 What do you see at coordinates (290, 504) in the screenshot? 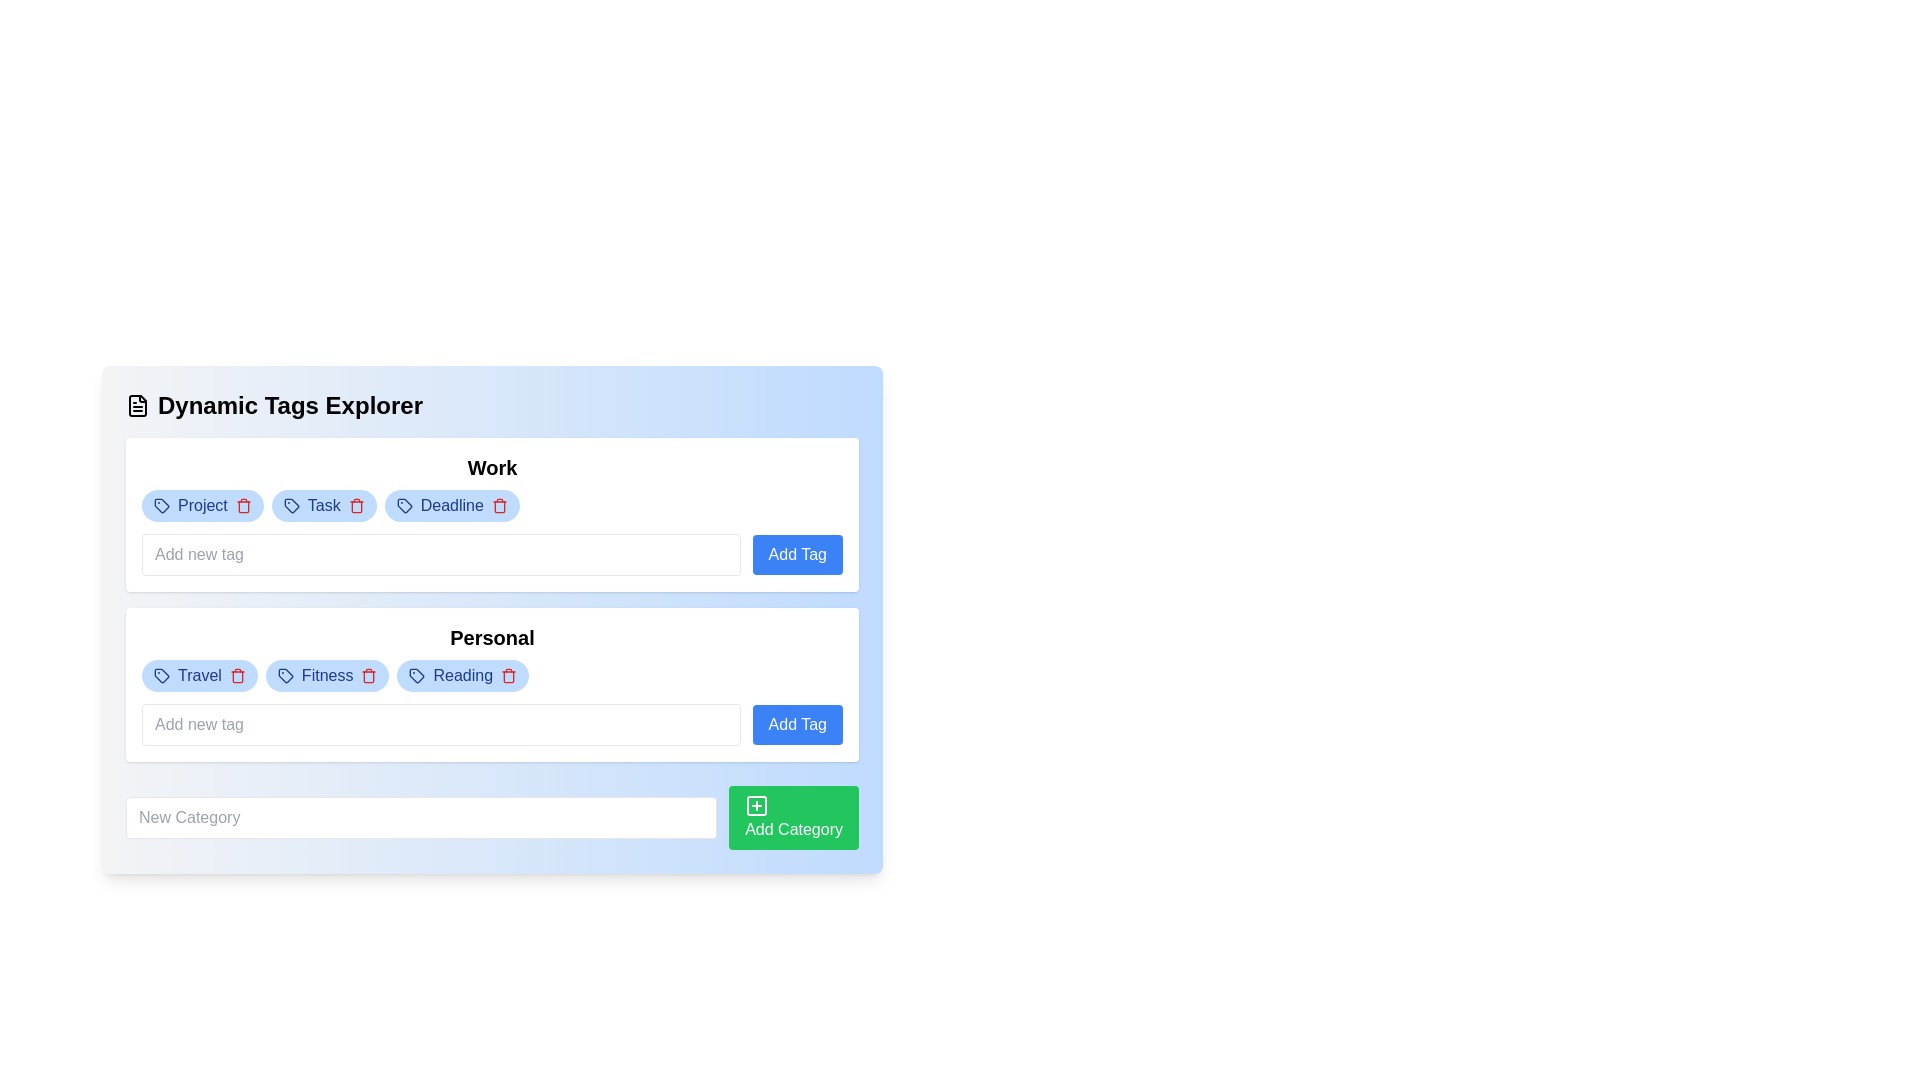
I see `the 'Task' icon` at bounding box center [290, 504].